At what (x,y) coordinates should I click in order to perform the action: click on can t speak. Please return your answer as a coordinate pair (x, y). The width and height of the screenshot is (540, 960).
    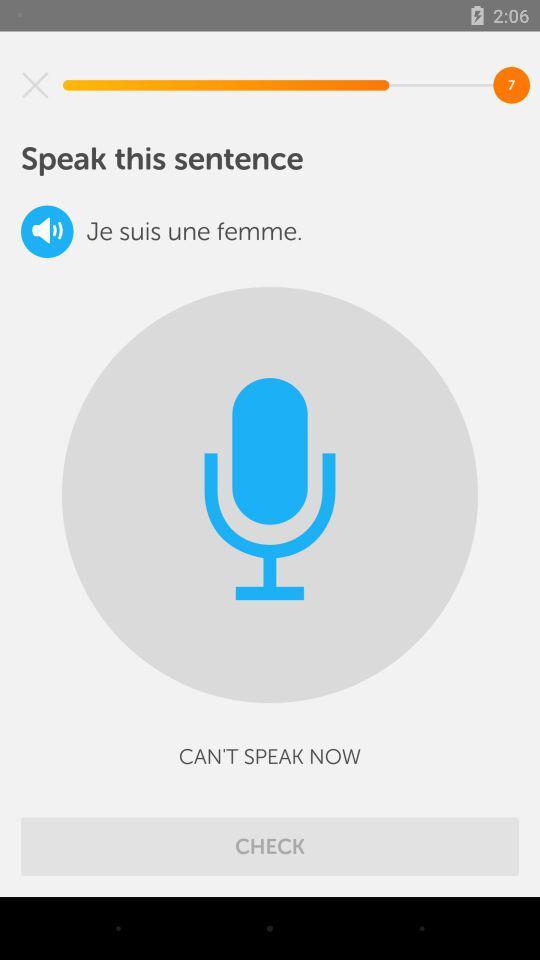
    Looking at the image, I should click on (270, 755).